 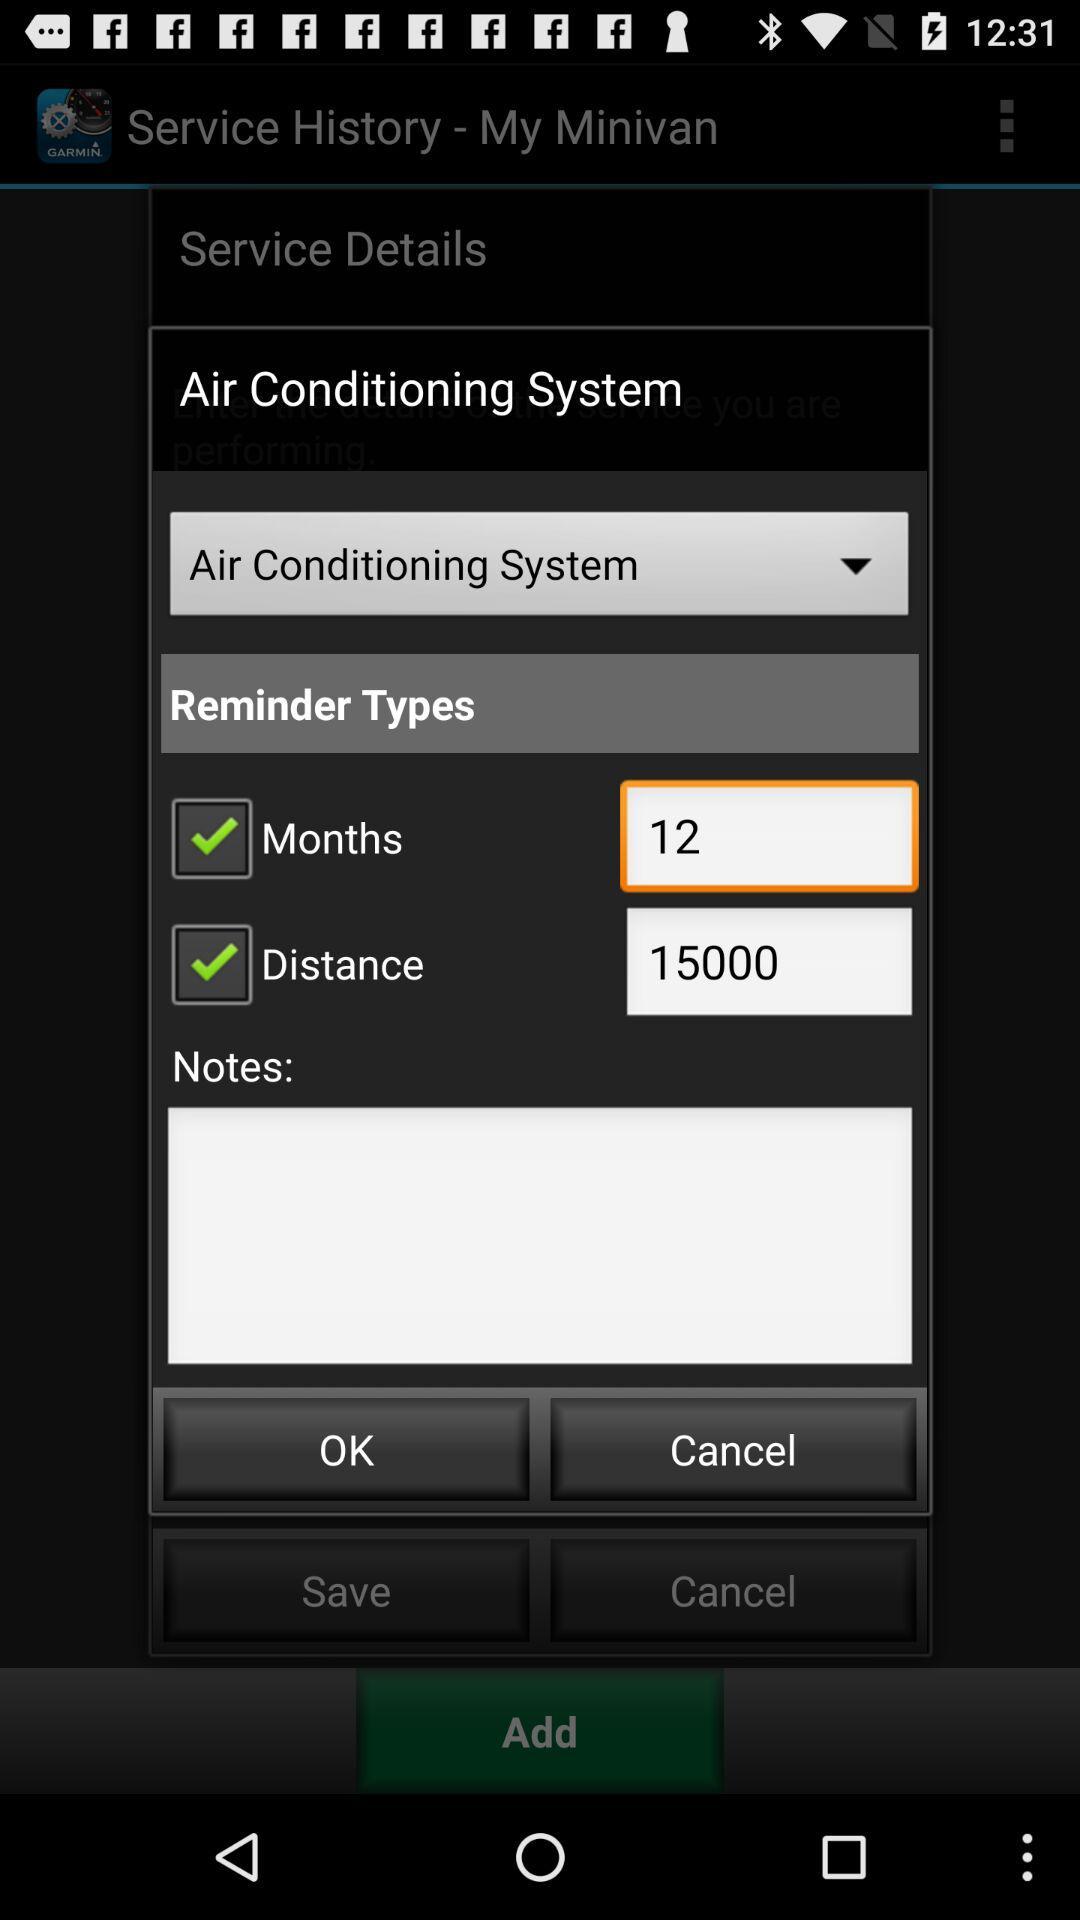 I want to click on note, so click(x=540, y=1240).